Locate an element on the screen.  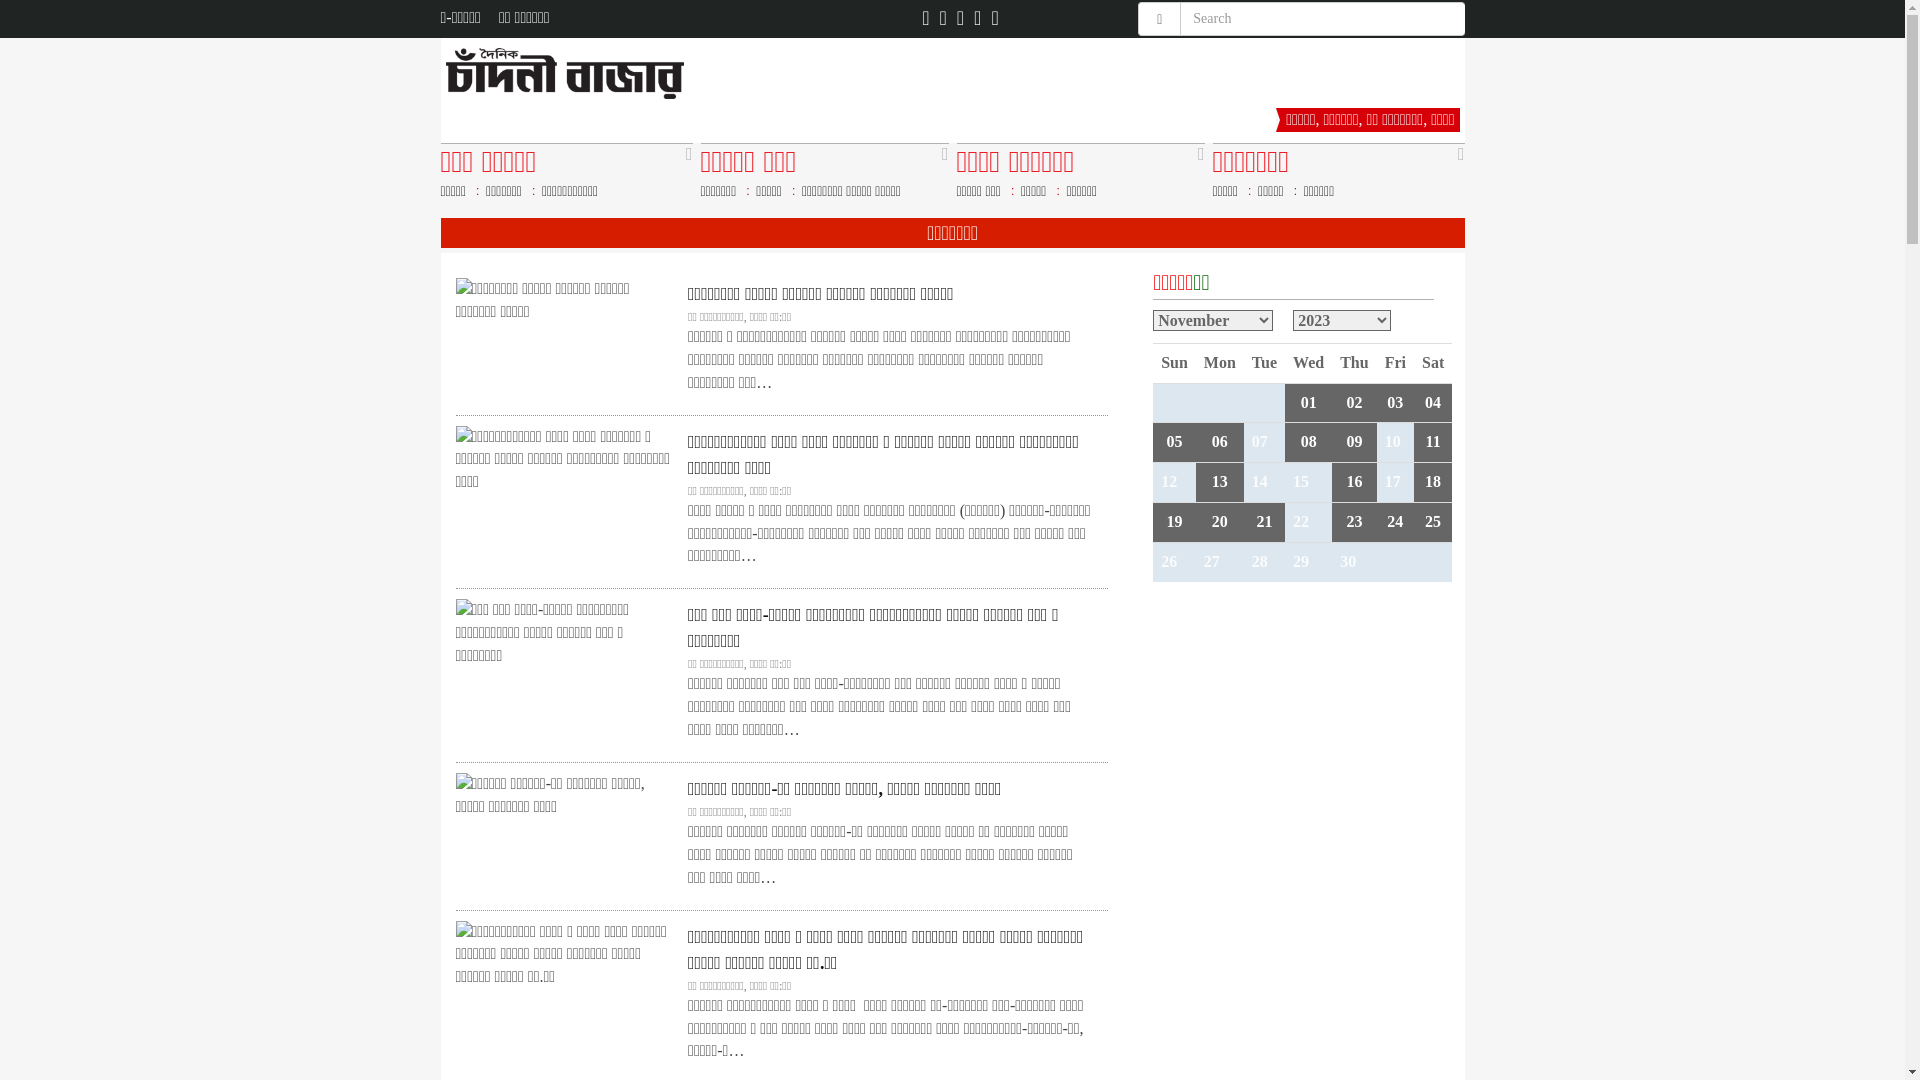
'05' is located at coordinates (1166, 440).